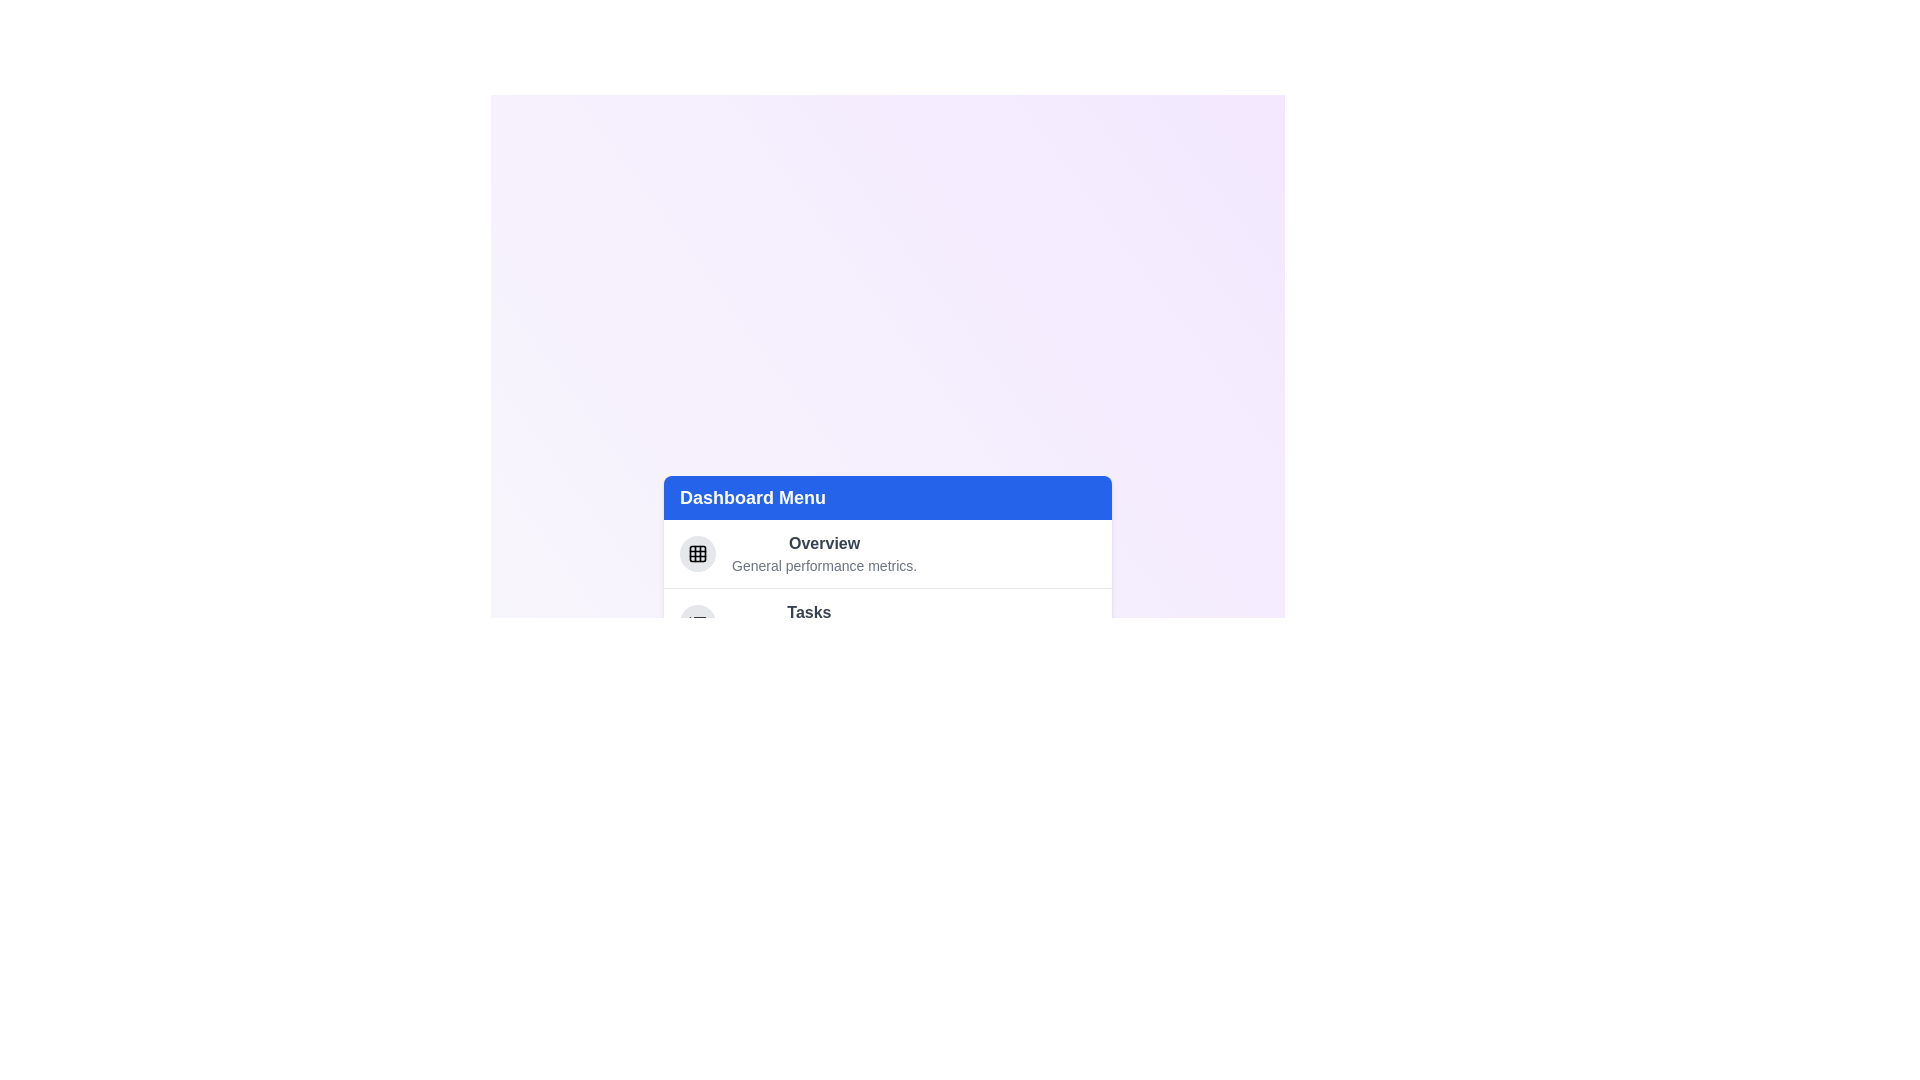  Describe the element at coordinates (887, 496) in the screenshot. I see `'Dashboard Menu' button to toggle the visibility of the menu` at that location.